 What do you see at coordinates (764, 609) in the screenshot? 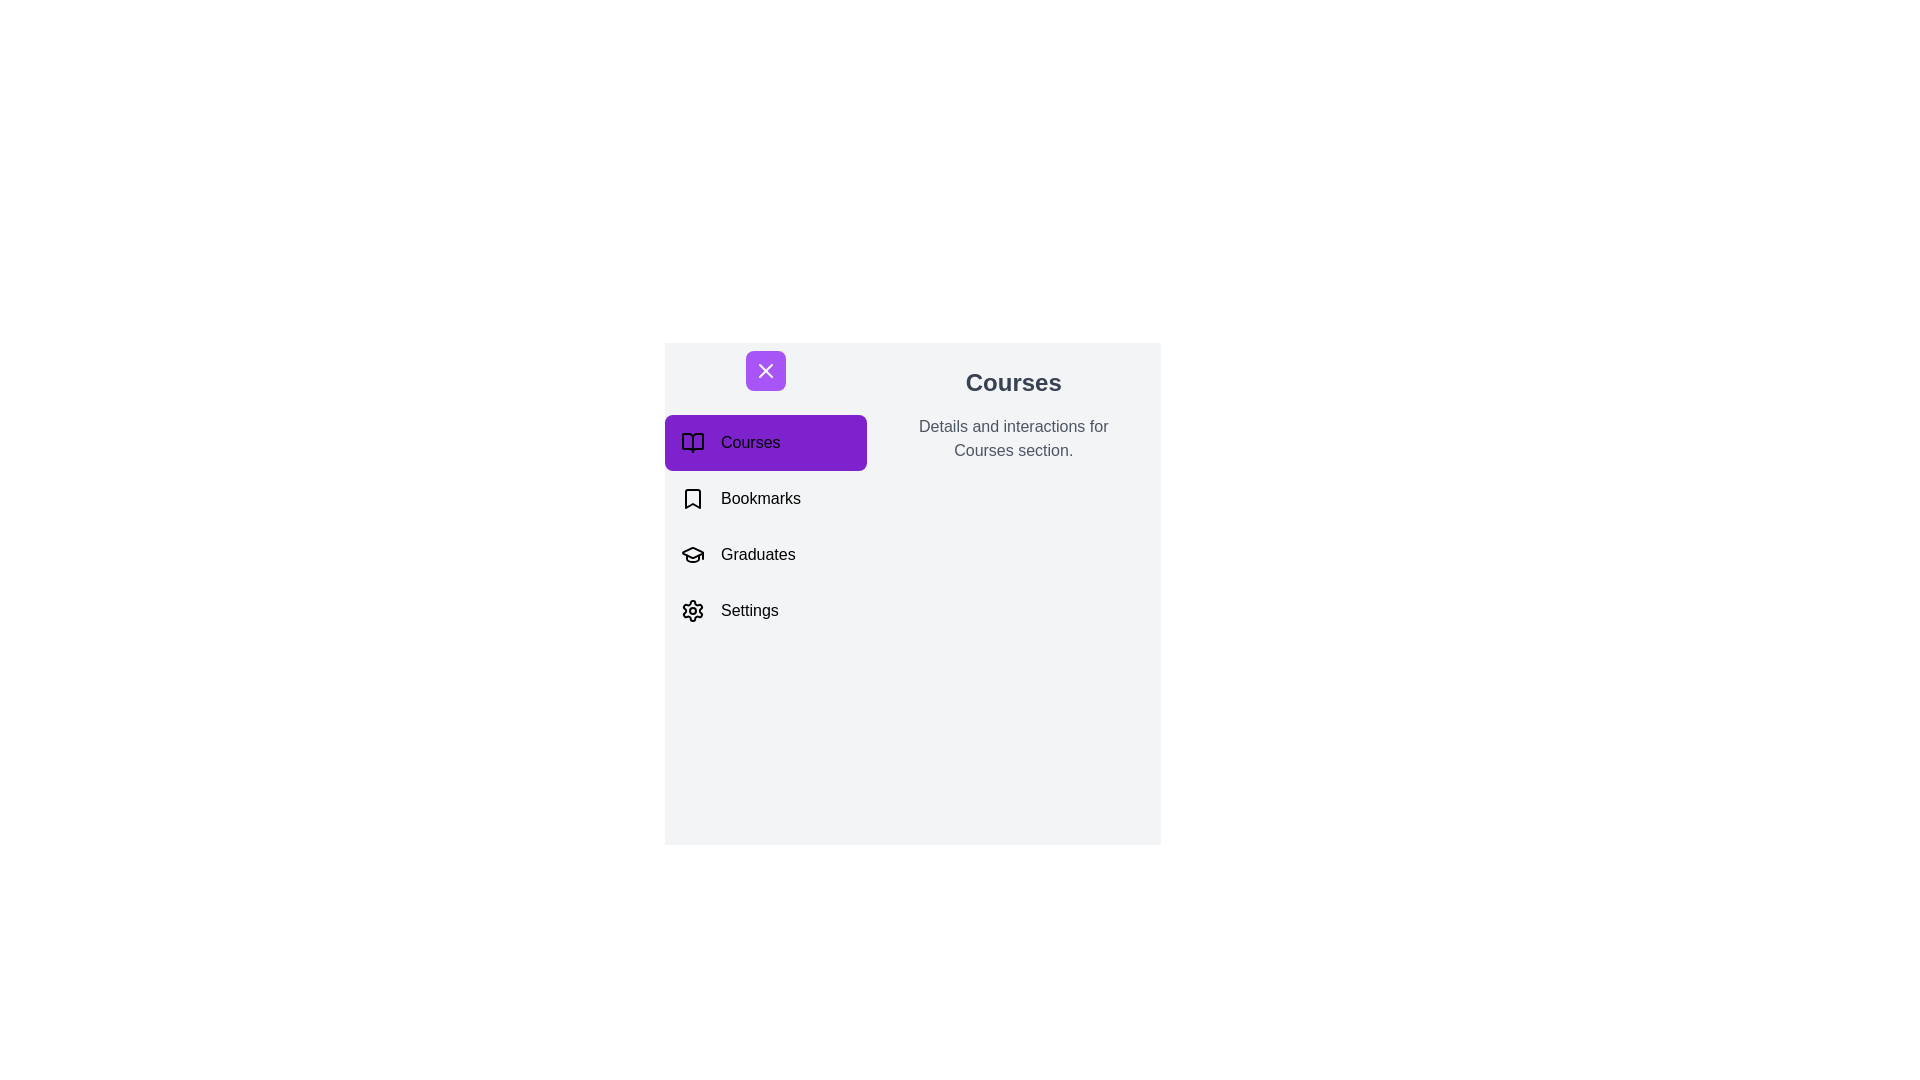
I see `the navigation item Settings to preview its action` at bounding box center [764, 609].